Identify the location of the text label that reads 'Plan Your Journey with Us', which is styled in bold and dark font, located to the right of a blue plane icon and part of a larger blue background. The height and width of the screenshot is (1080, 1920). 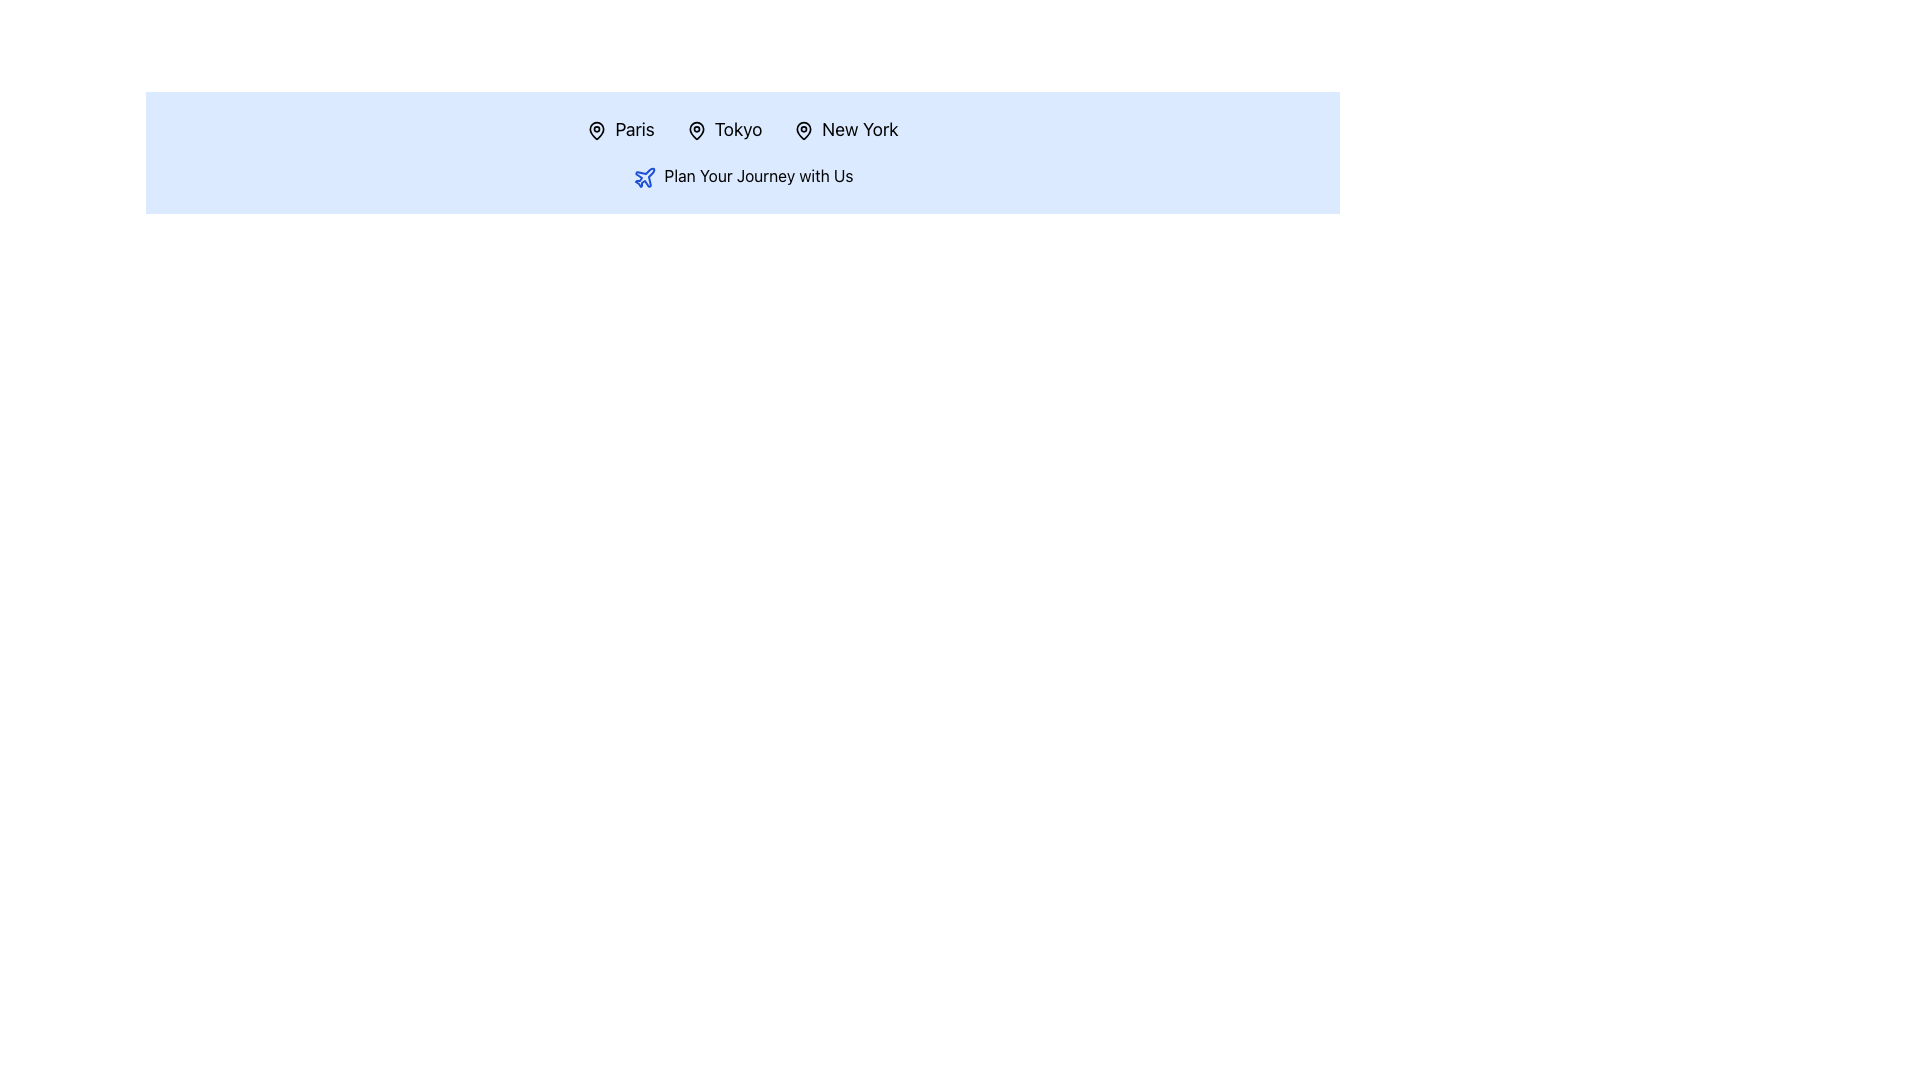
(757, 175).